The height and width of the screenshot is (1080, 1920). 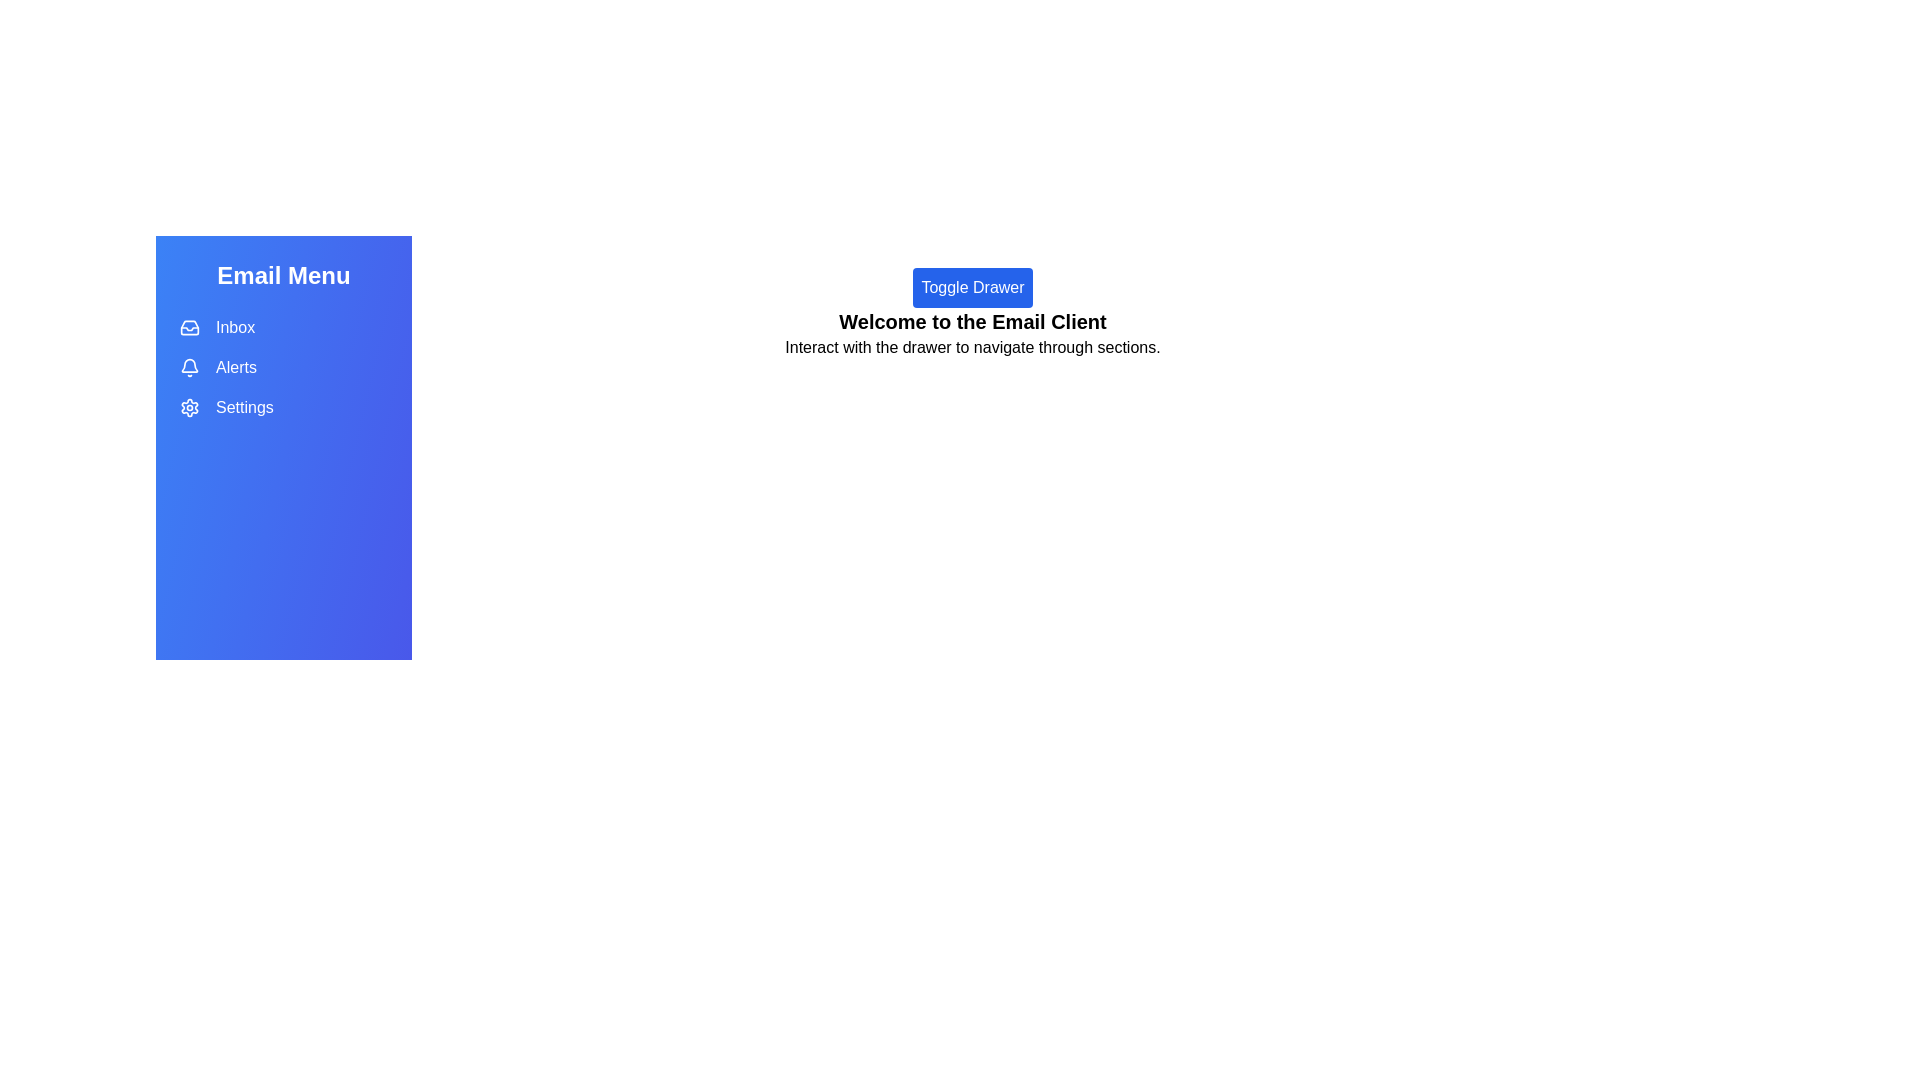 What do you see at coordinates (282, 367) in the screenshot?
I see `the menu item Alerts to navigate to the corresponding section` at bounding box center [282, 367].